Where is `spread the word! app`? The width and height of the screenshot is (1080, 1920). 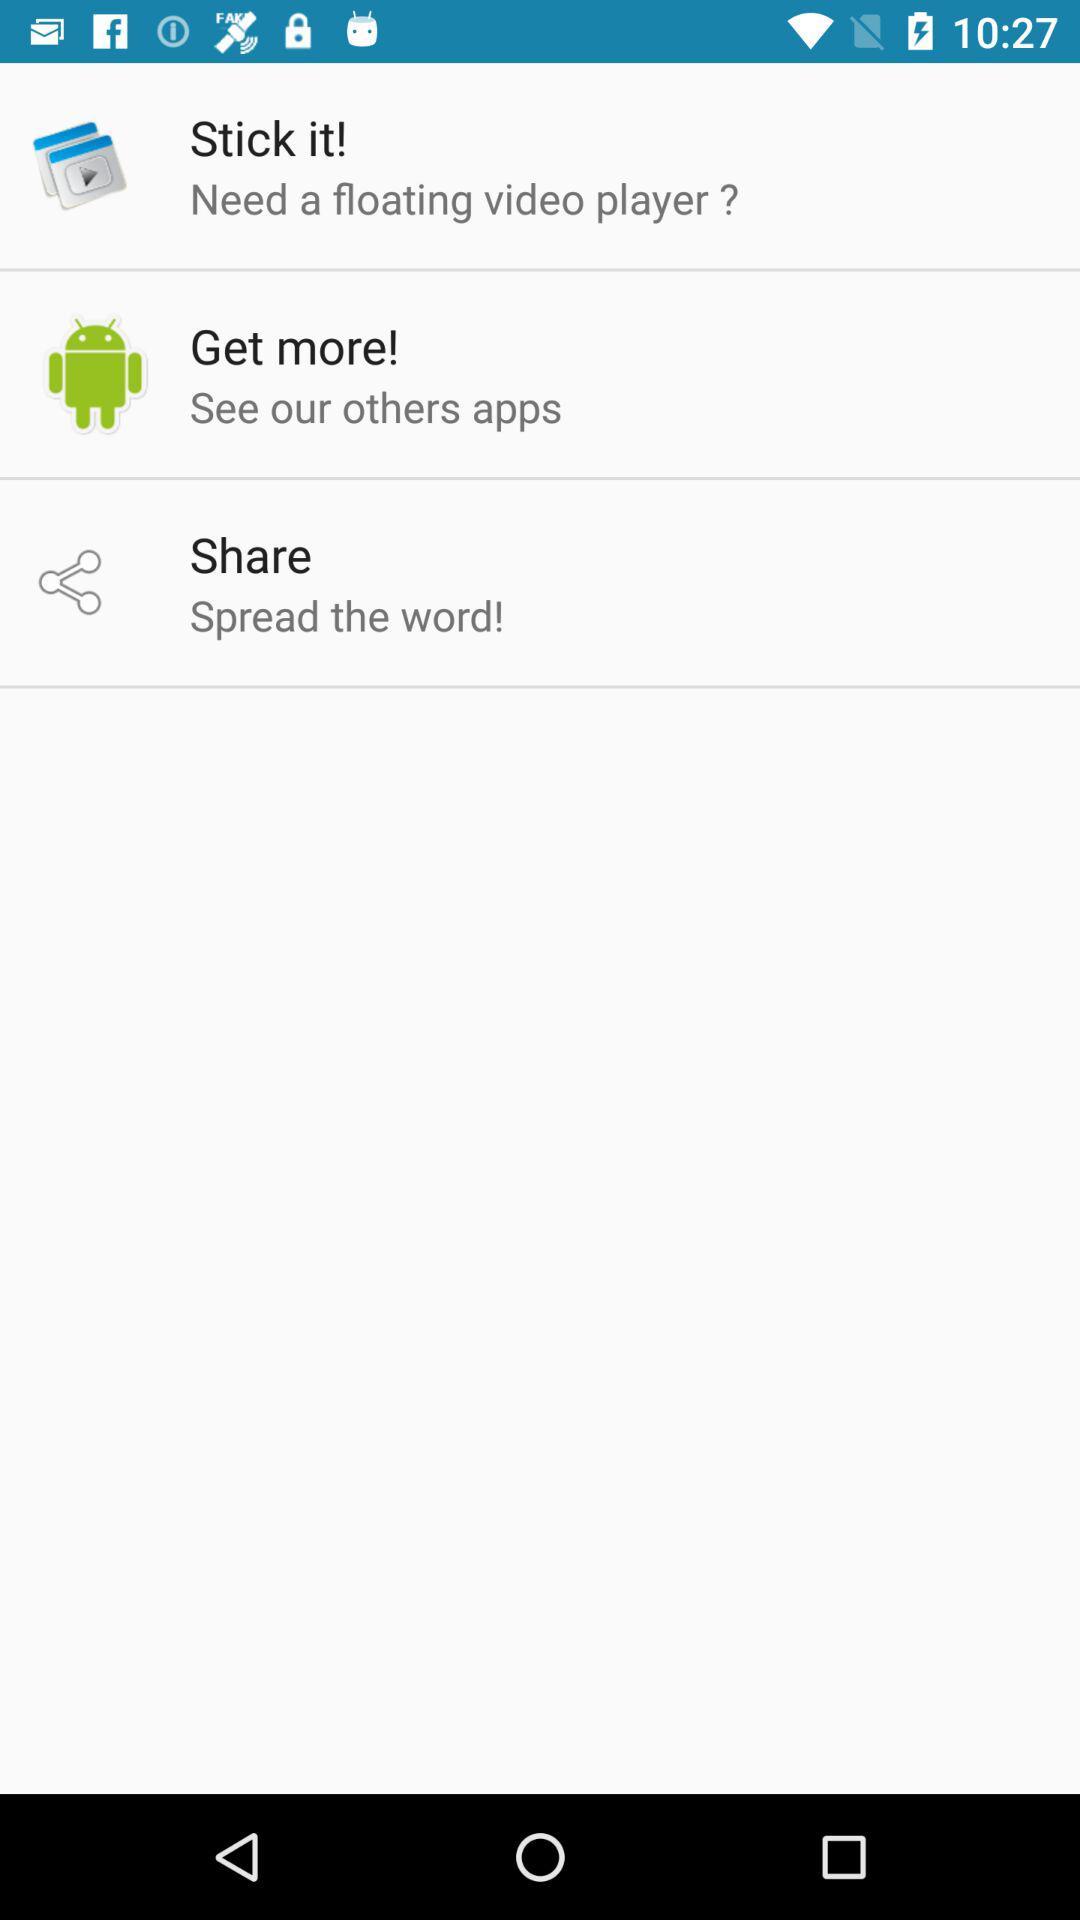
spread the word! app is located at coordinates (345, 613).